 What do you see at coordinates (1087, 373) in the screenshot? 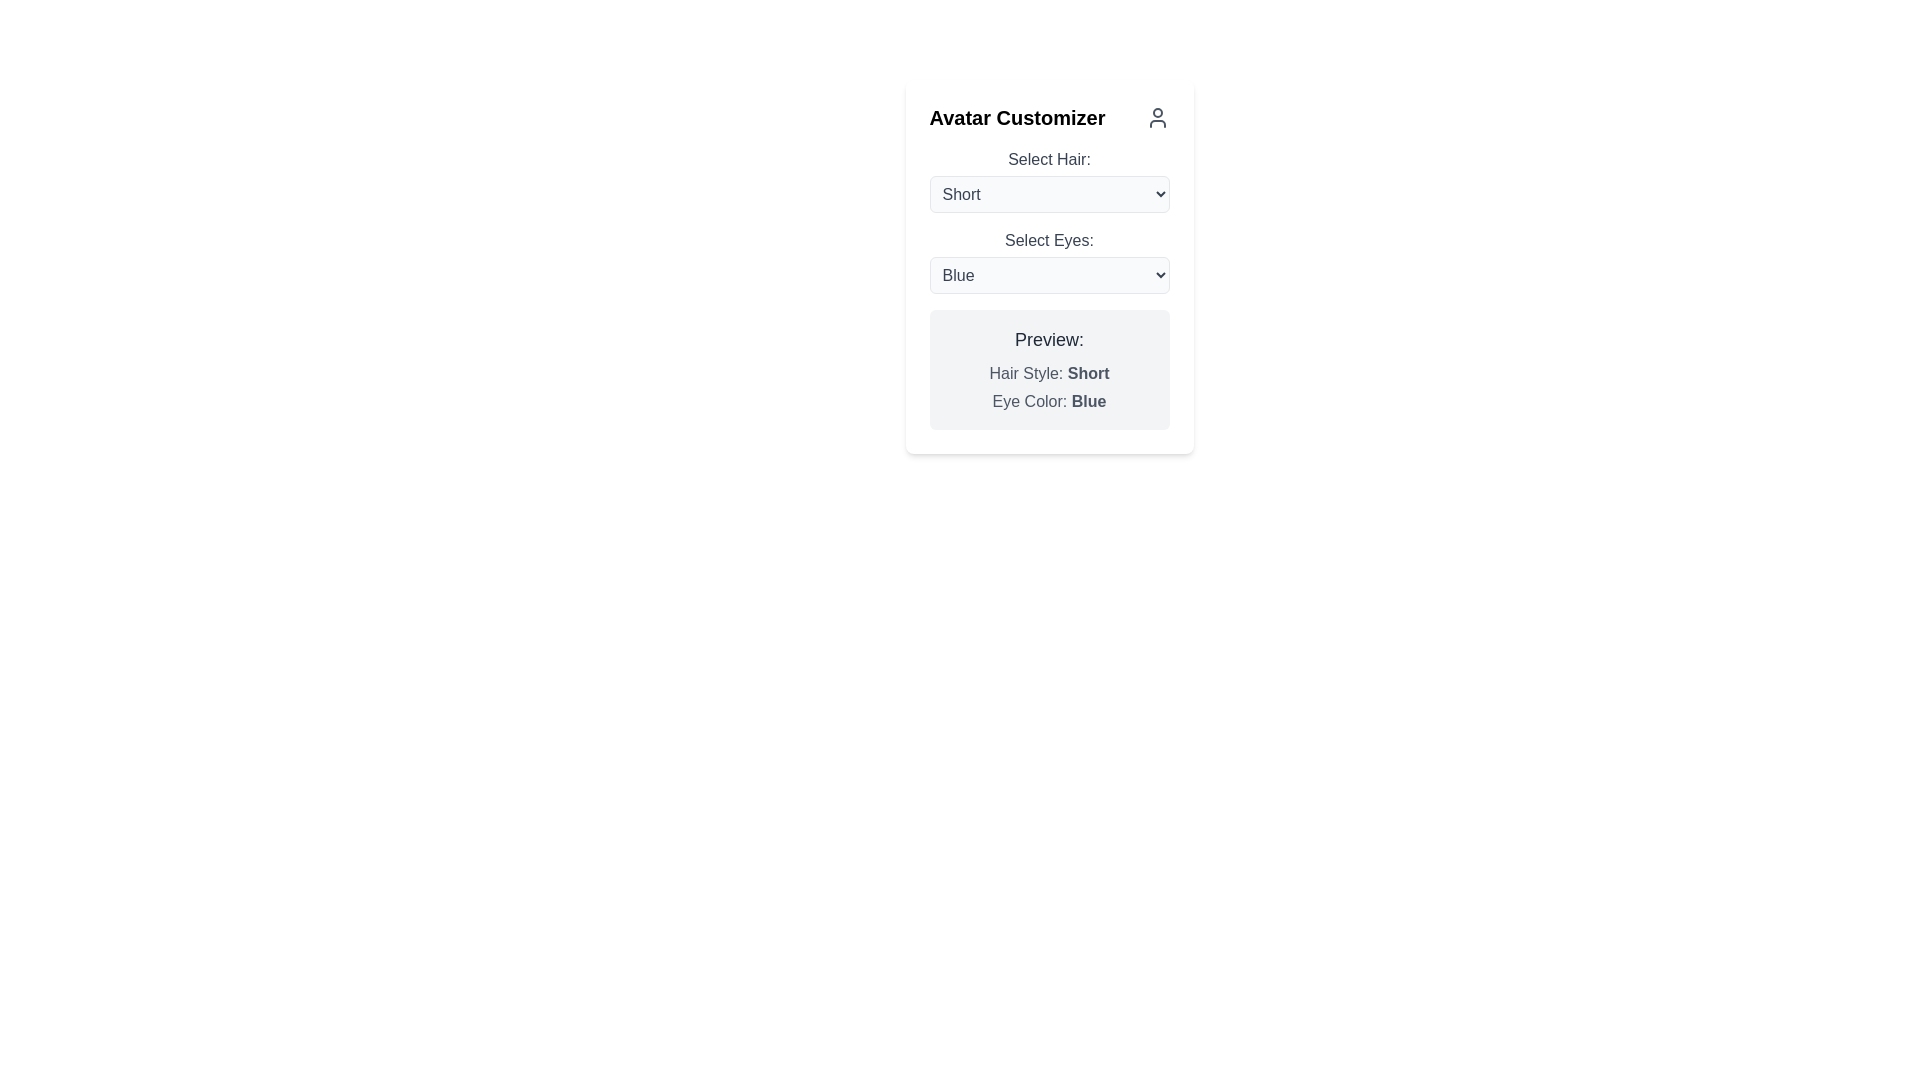
I see `the text displaying the chosen hair style 'Short' which is located in the 'Preview:' section above the 'Eye Color: Blue' line` at bounding box center [1087, 373].